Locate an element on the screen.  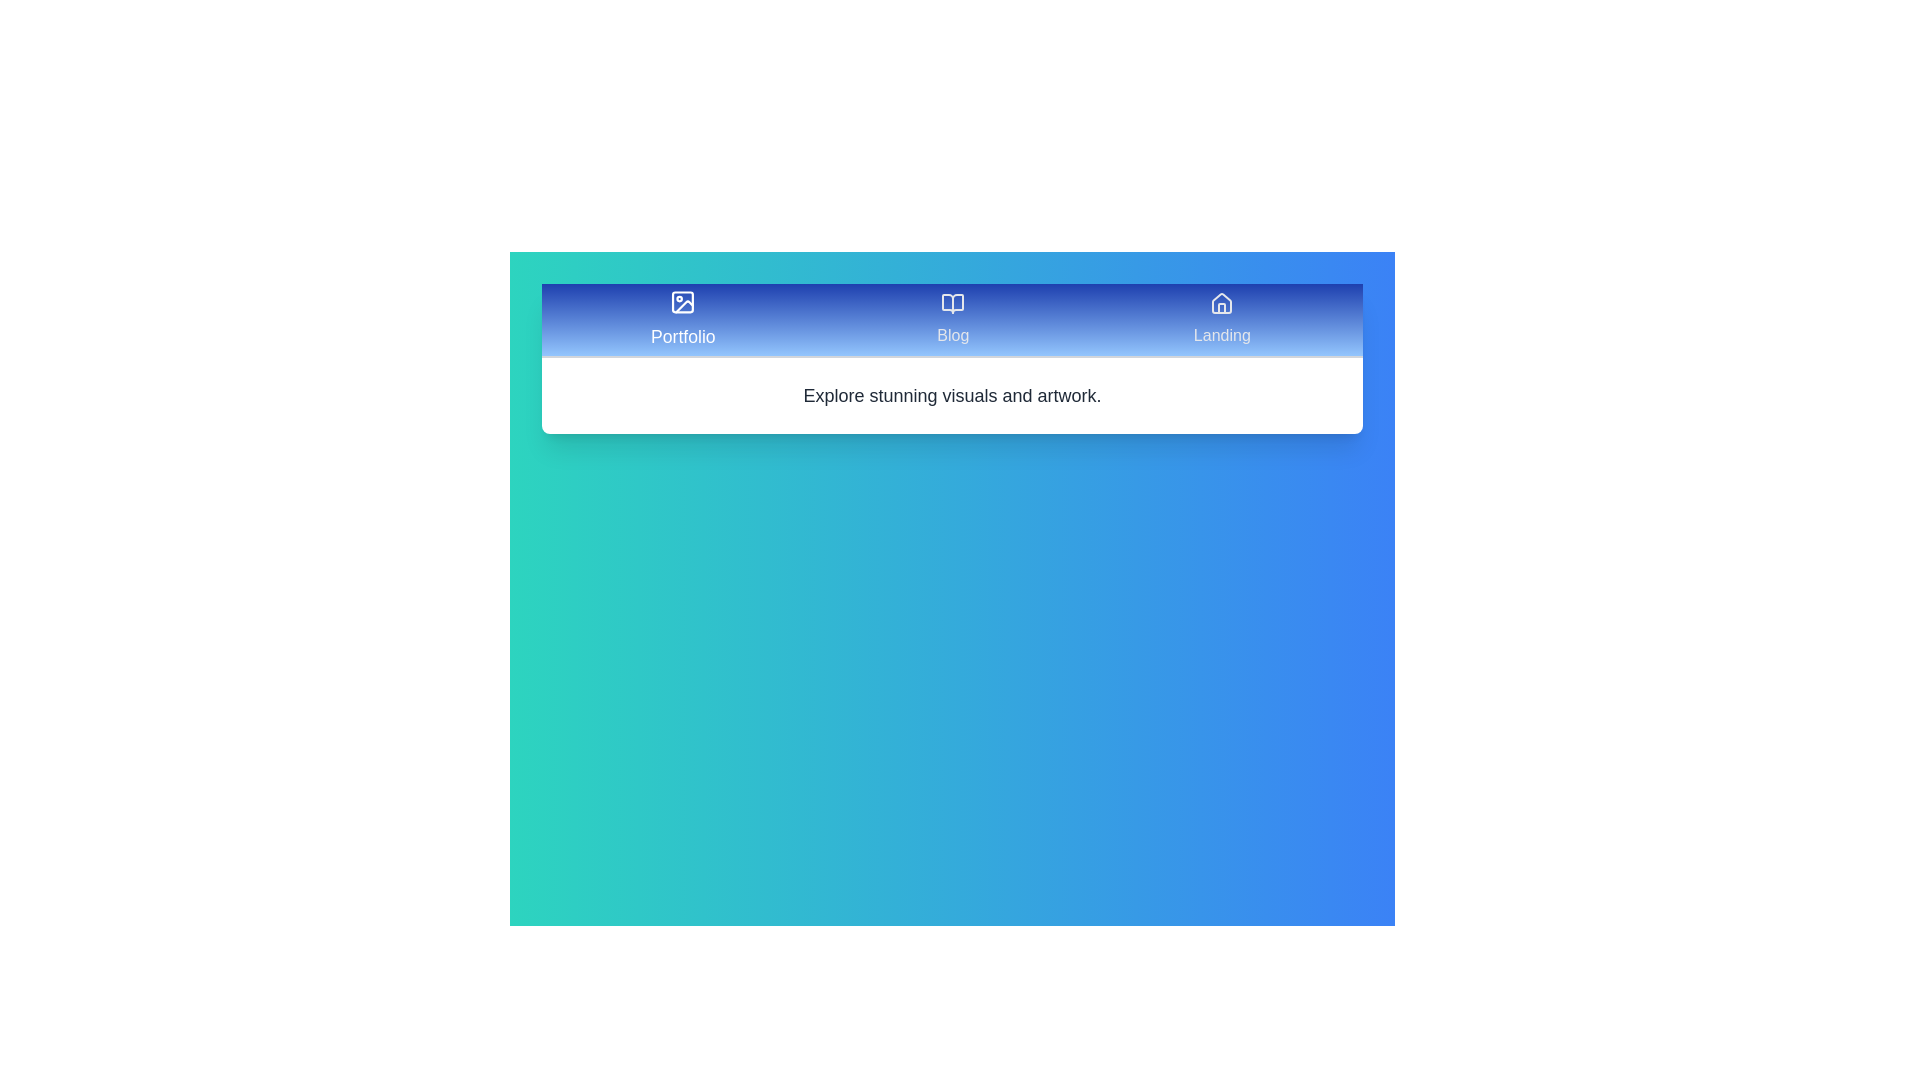
the Landing tab by clicking on it is located at coordinates (1221, 319).